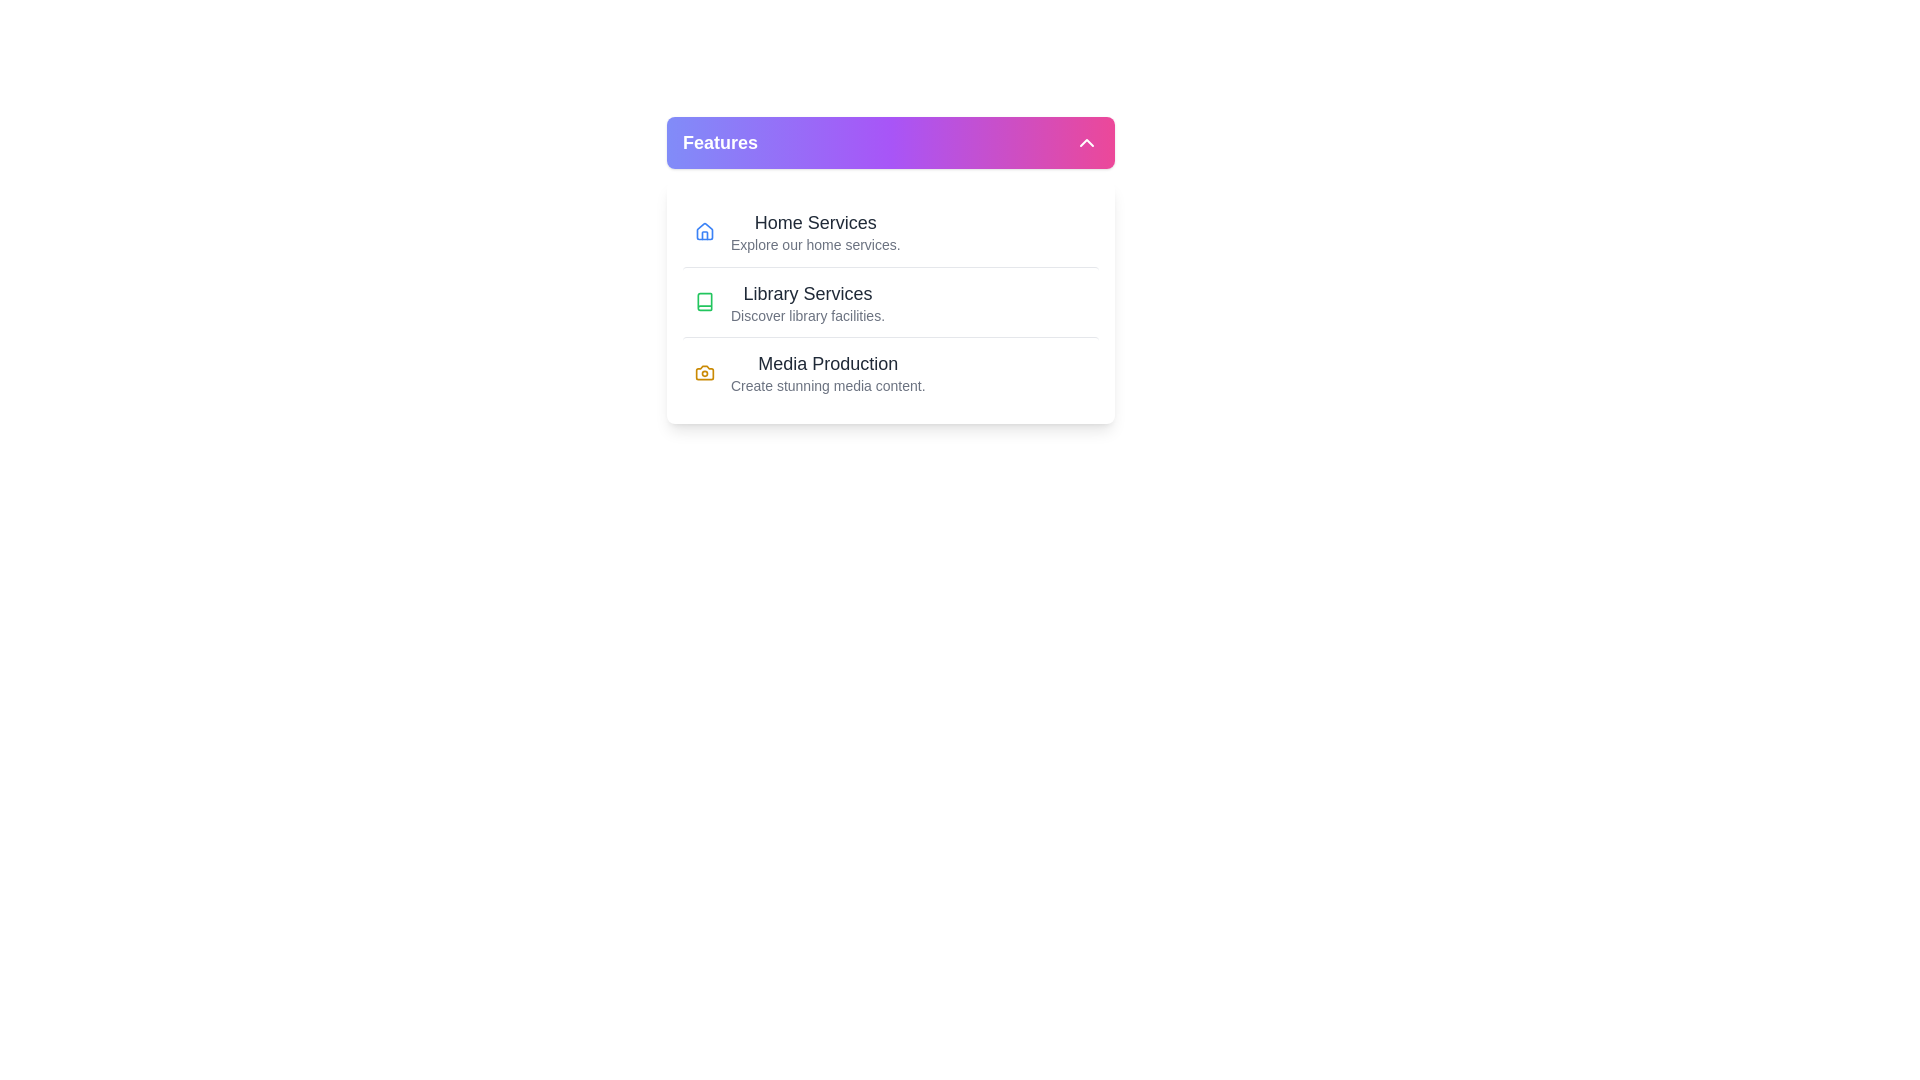  I want to click on the 'Library Services' icon, which is the leading icon in the vertical list of services positioned to the leftmost edge between 'Home Services' and 'Media Production', so click(705, 301).